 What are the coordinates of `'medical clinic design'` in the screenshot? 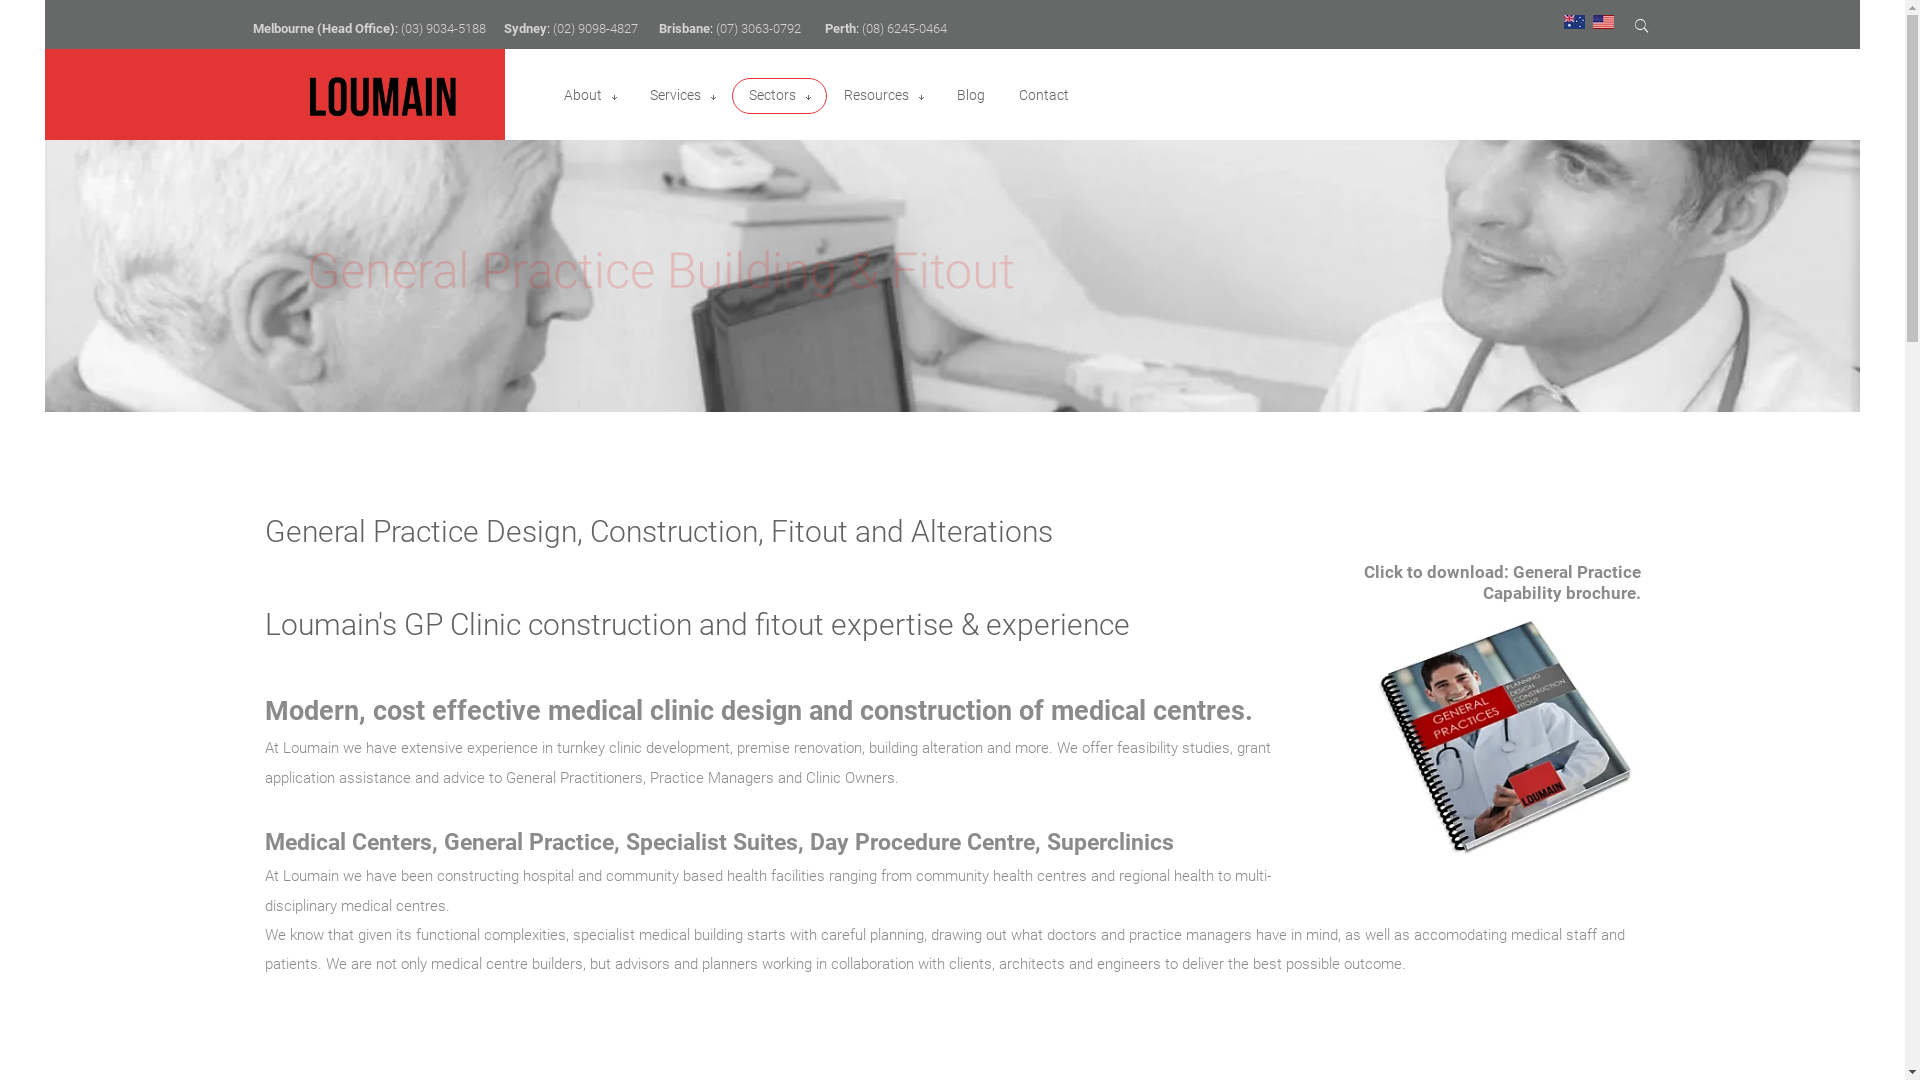 It's located at (675, 709).